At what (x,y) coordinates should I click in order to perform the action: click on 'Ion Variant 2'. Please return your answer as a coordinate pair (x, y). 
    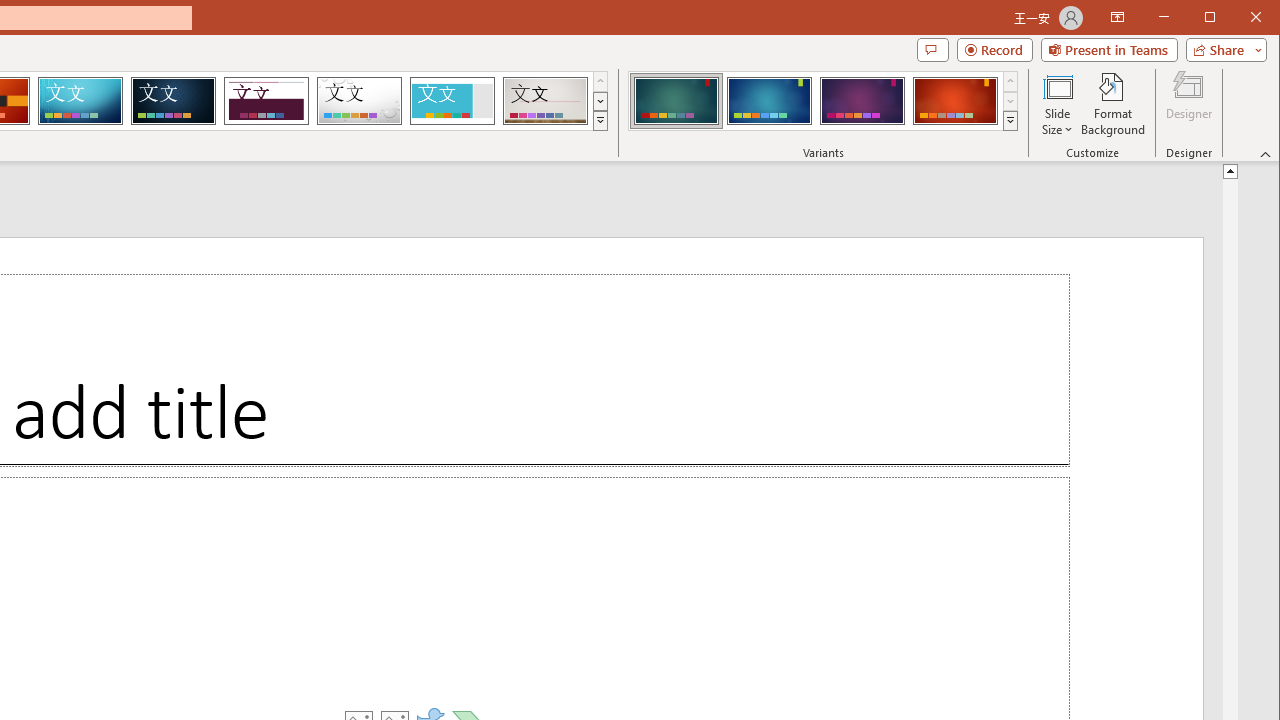
    Looking at the image, I should click on (768, 100).